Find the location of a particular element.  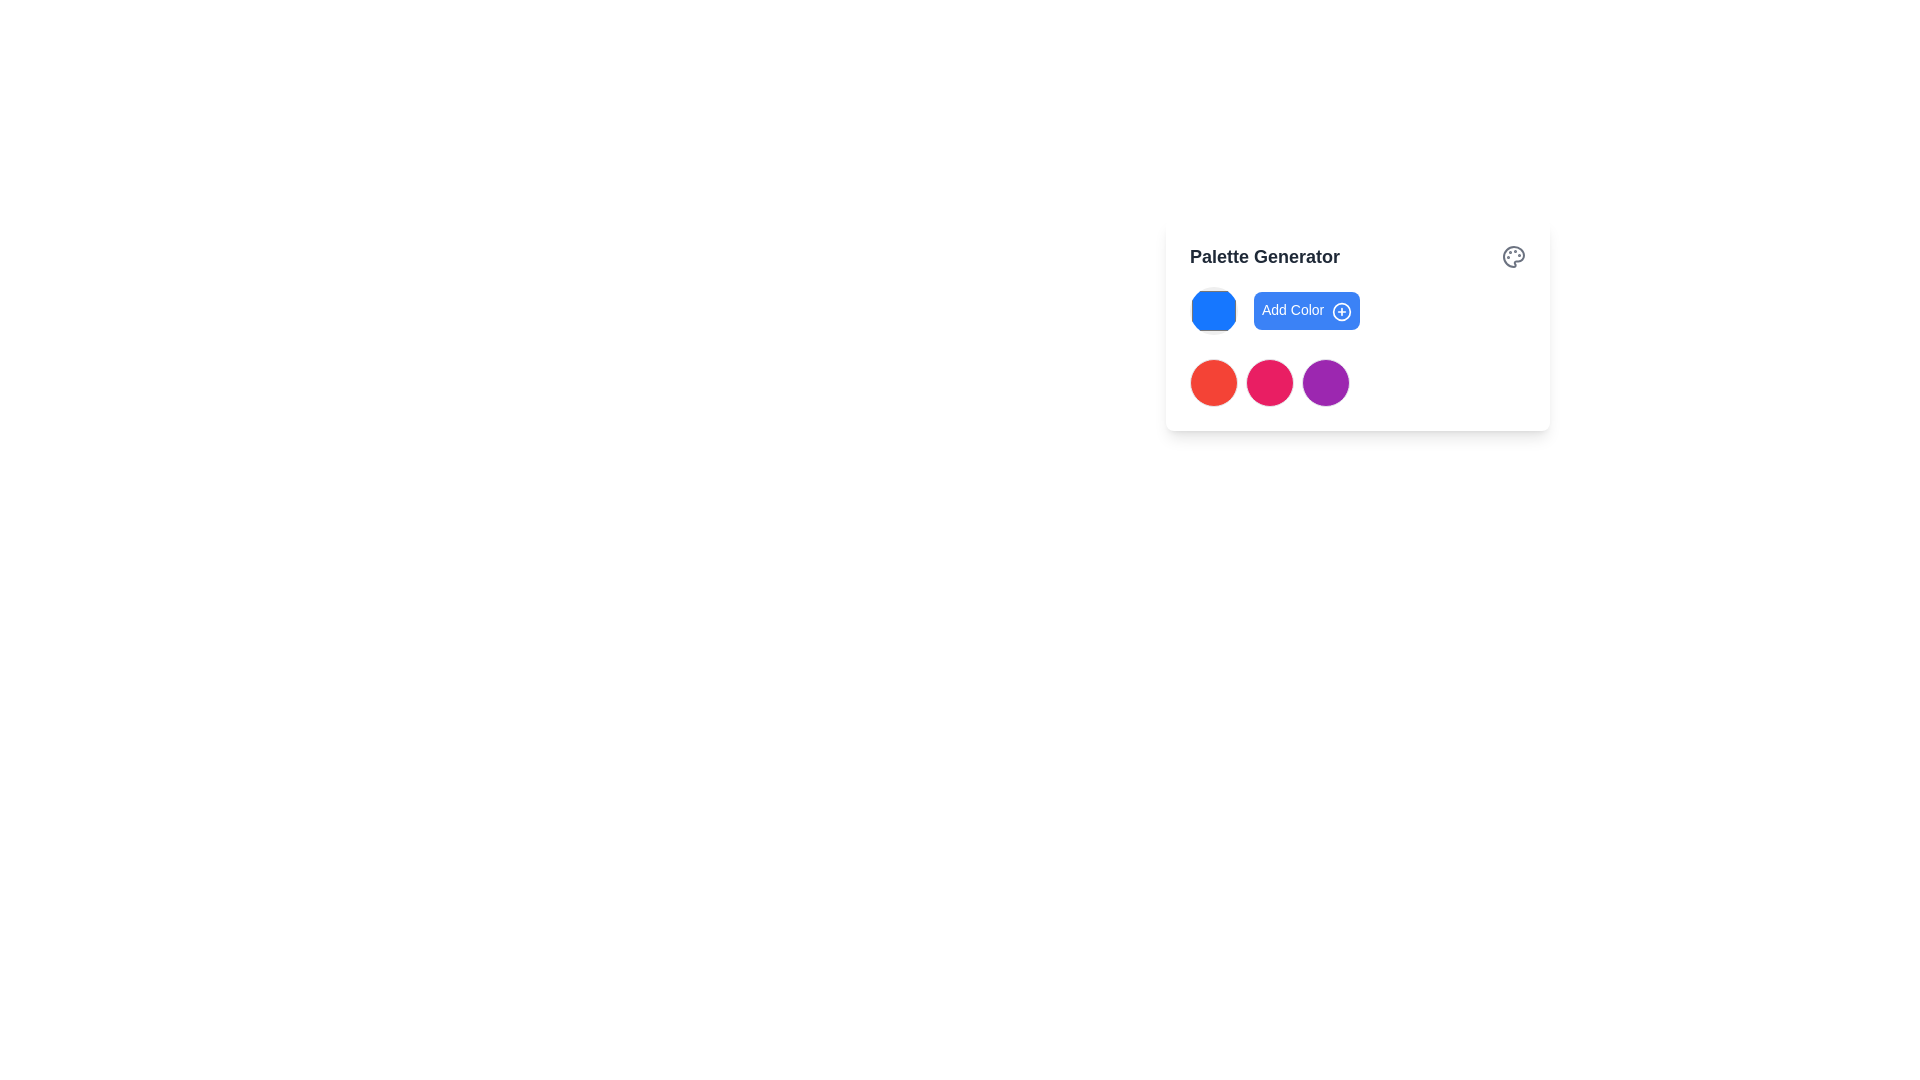

the painter's palette icon located at the upper-right corner of the 'Palette Generator' section is located at coordinates (1513, 256).